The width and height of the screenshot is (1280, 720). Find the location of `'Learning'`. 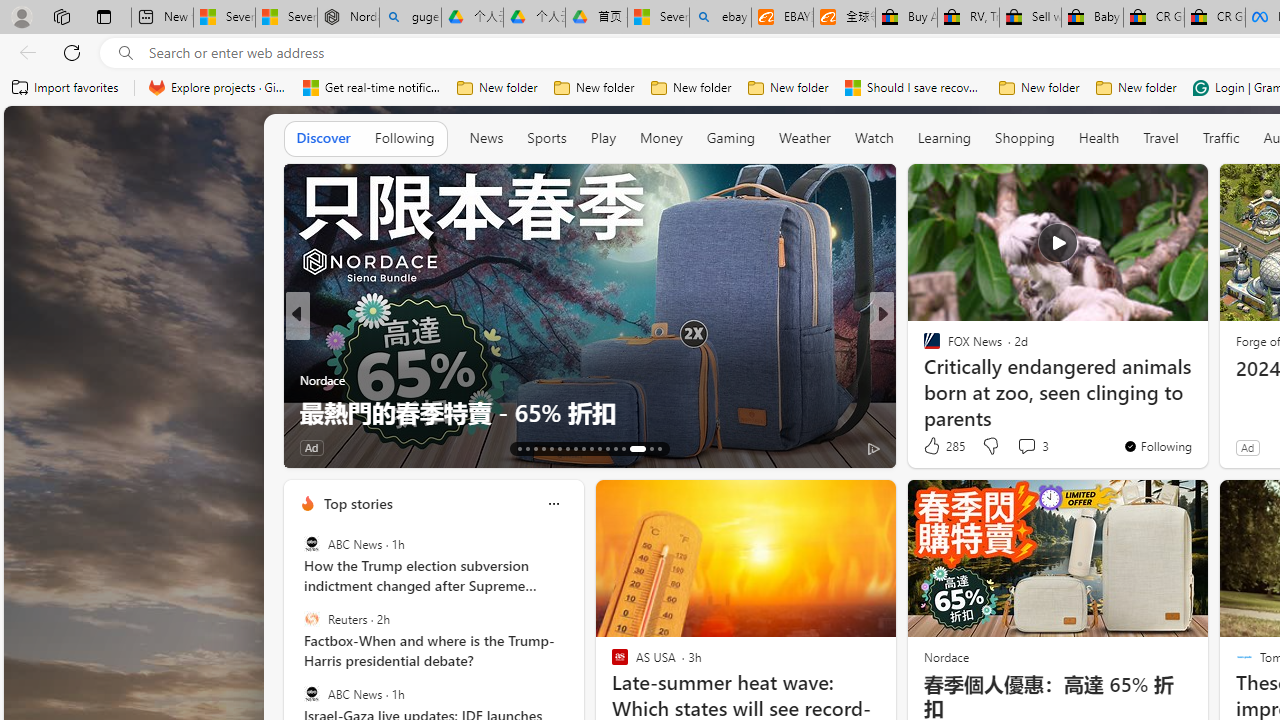

'Learning' is located at coordinates (943, 136).